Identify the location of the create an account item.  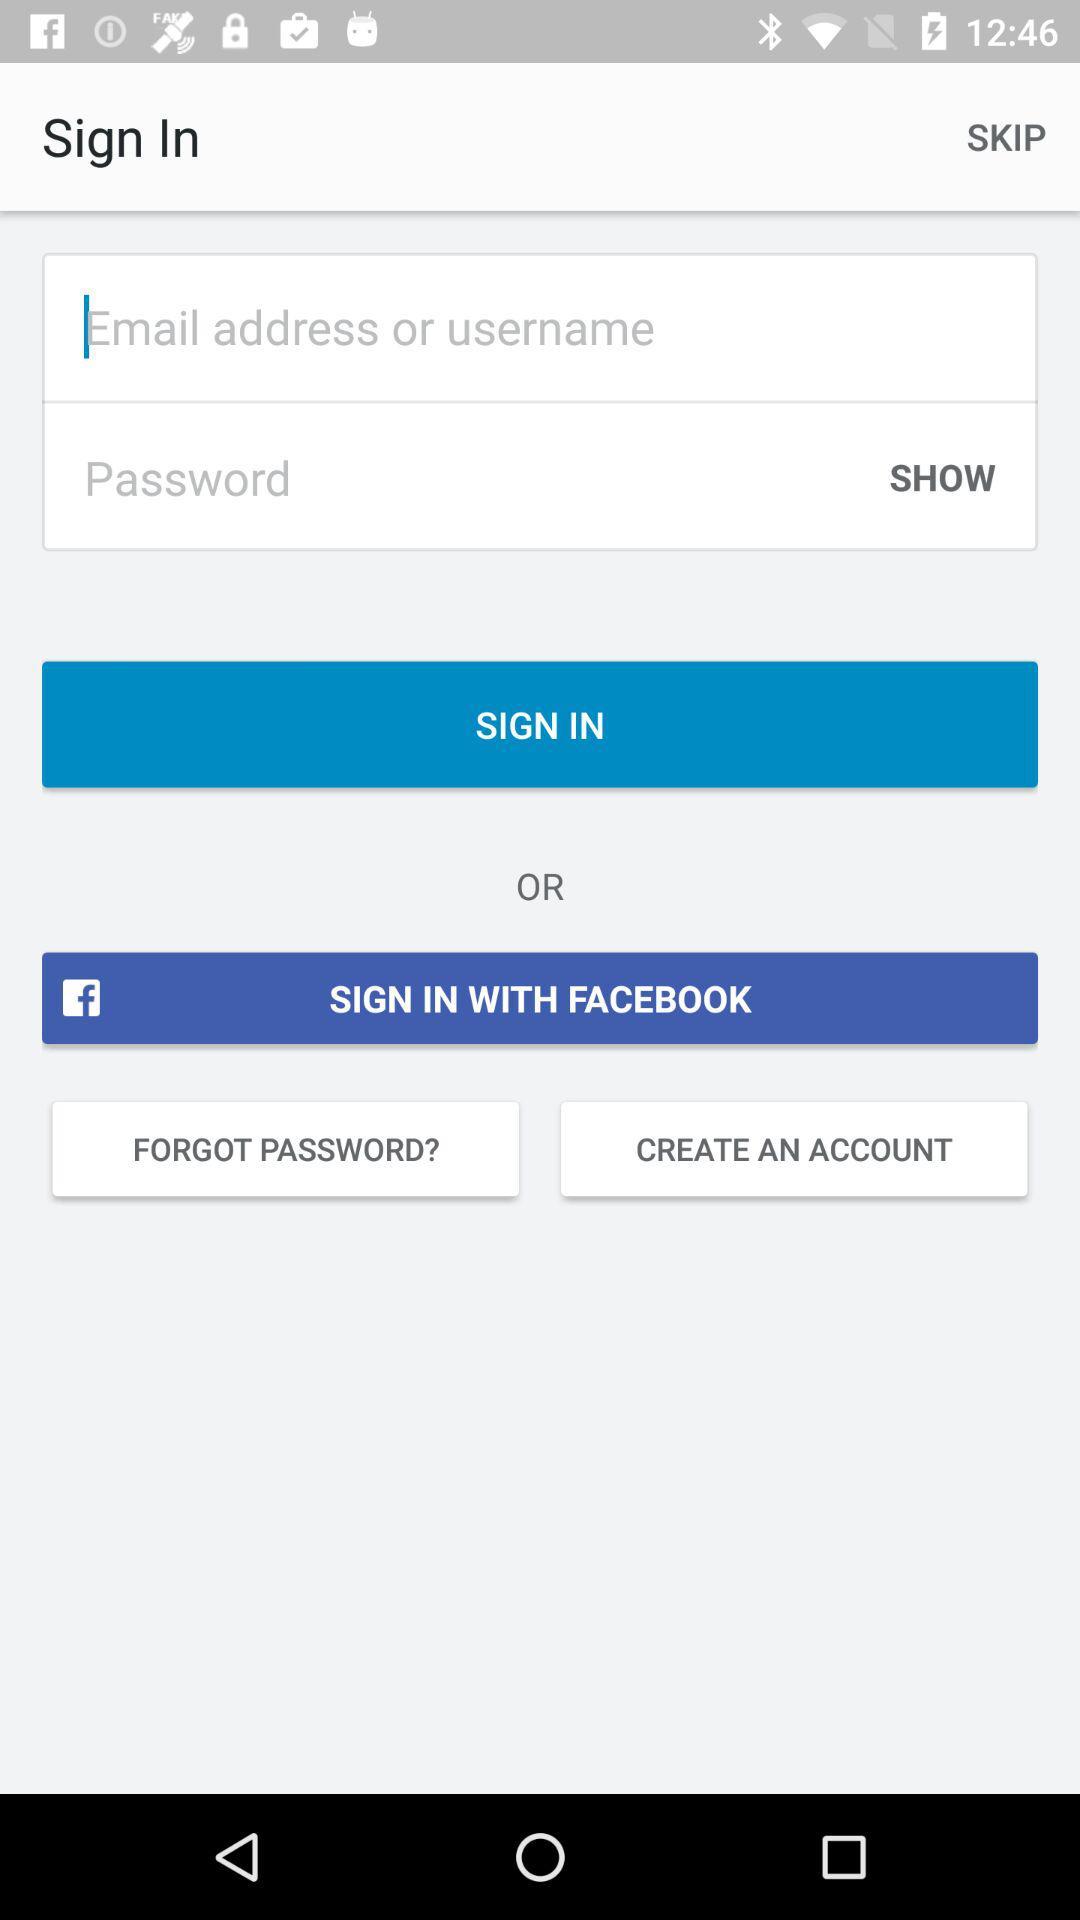
(793, 1148).